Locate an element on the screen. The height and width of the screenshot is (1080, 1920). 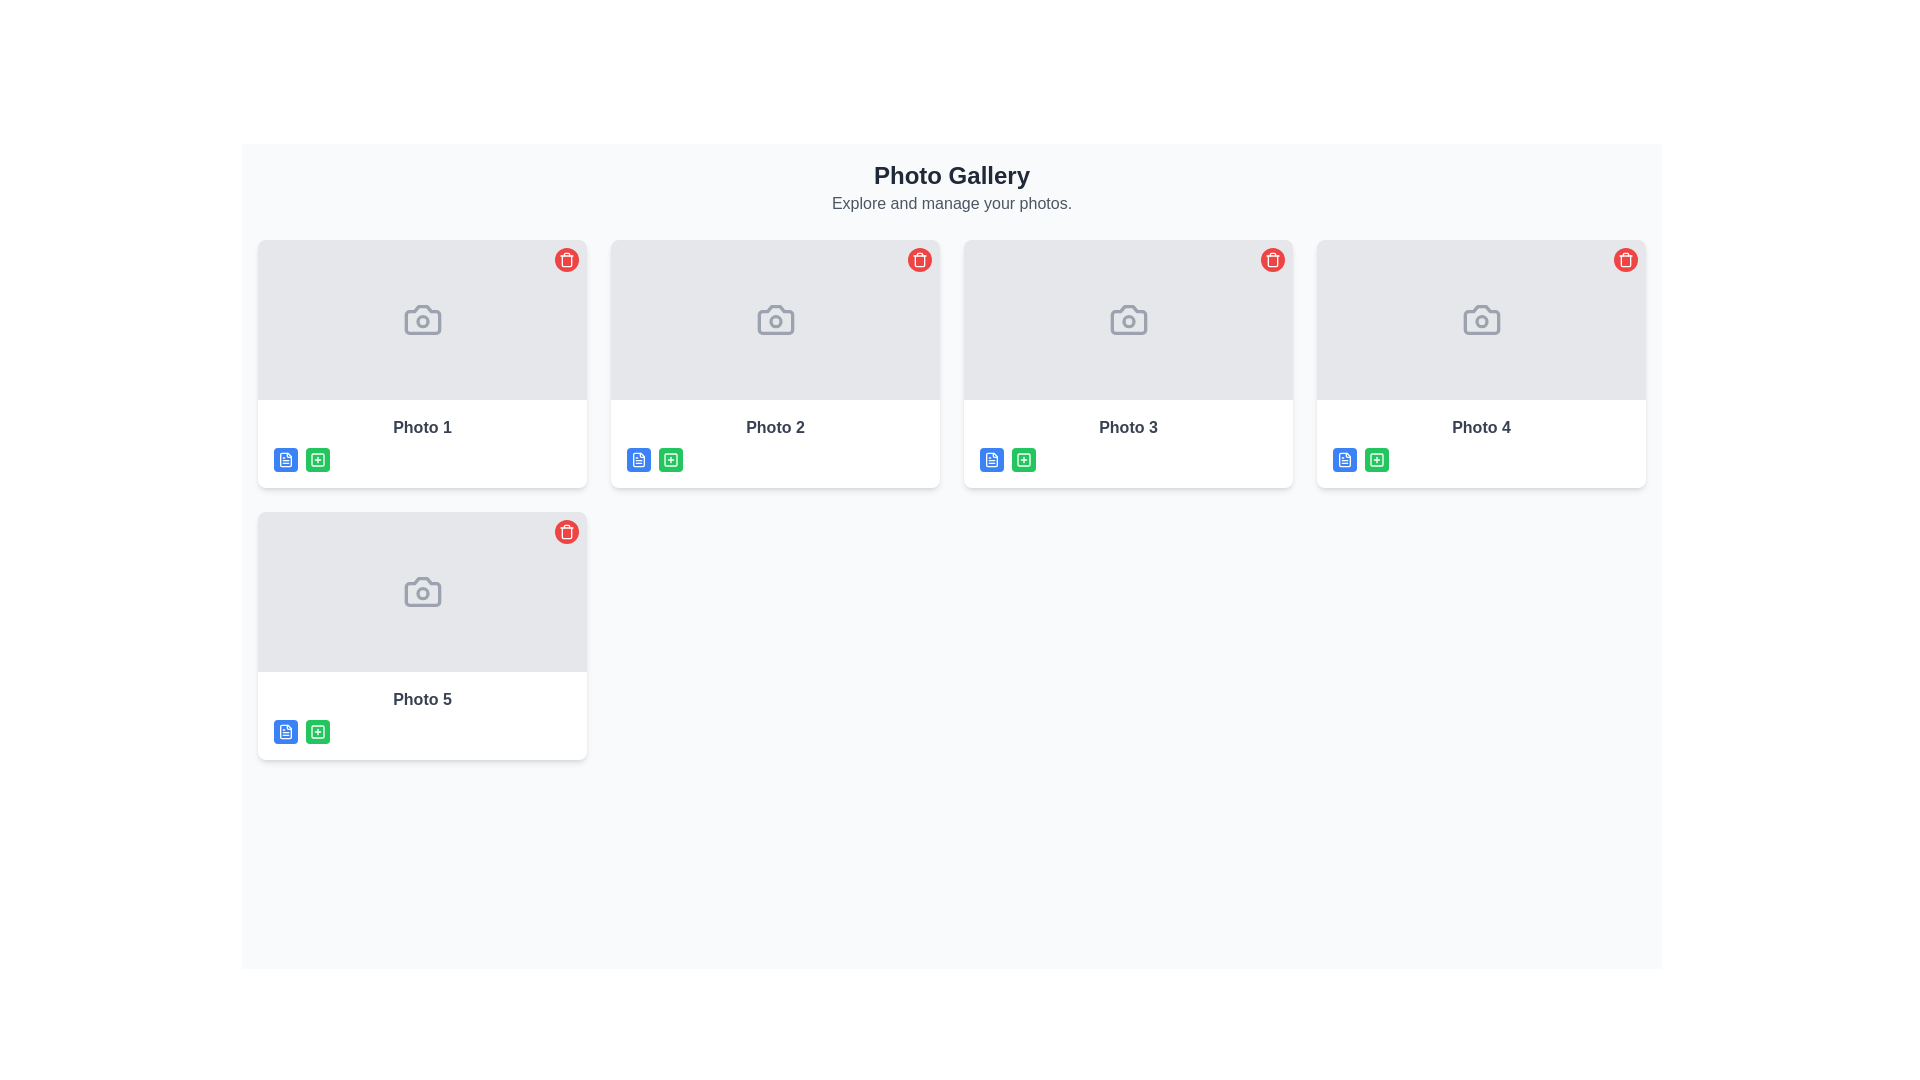
the camera icon, which is a simplistic outline style icon with a circular lens, located in the top-right row of the fourth panel labeled 'Photo' is located at coordinates (1481, 319).